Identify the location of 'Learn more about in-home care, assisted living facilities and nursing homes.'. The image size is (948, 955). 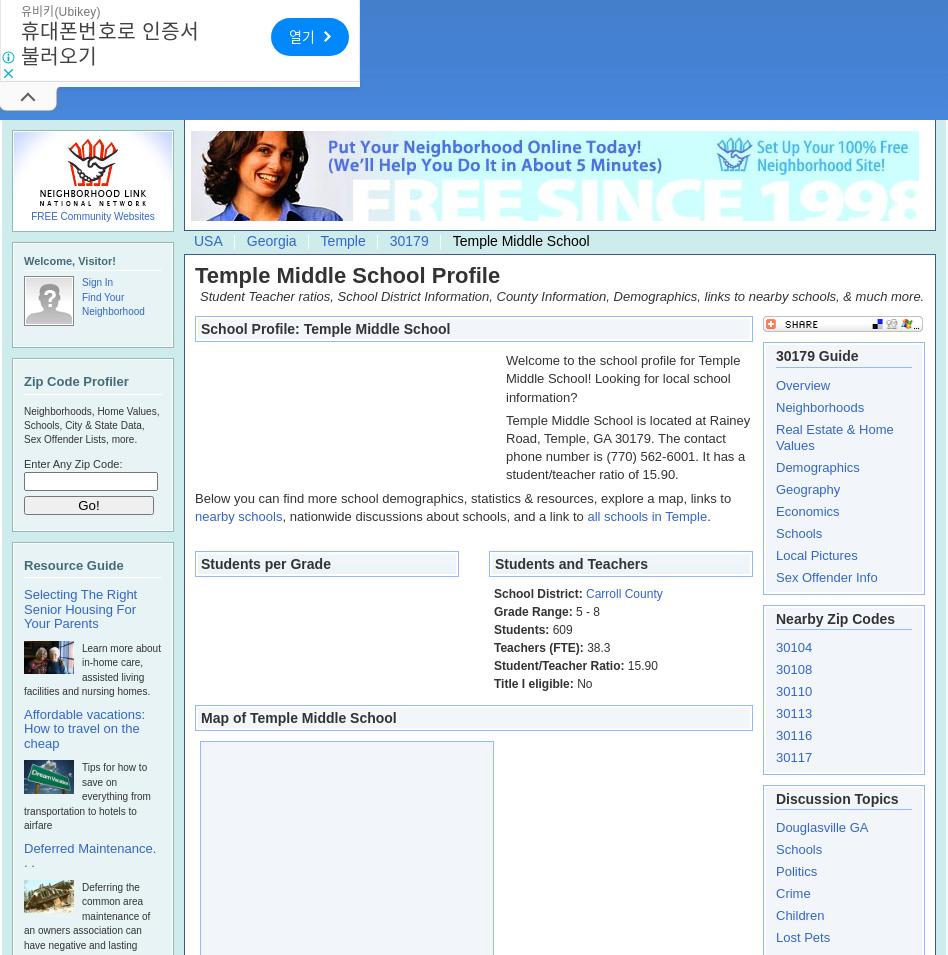
(91, 668).